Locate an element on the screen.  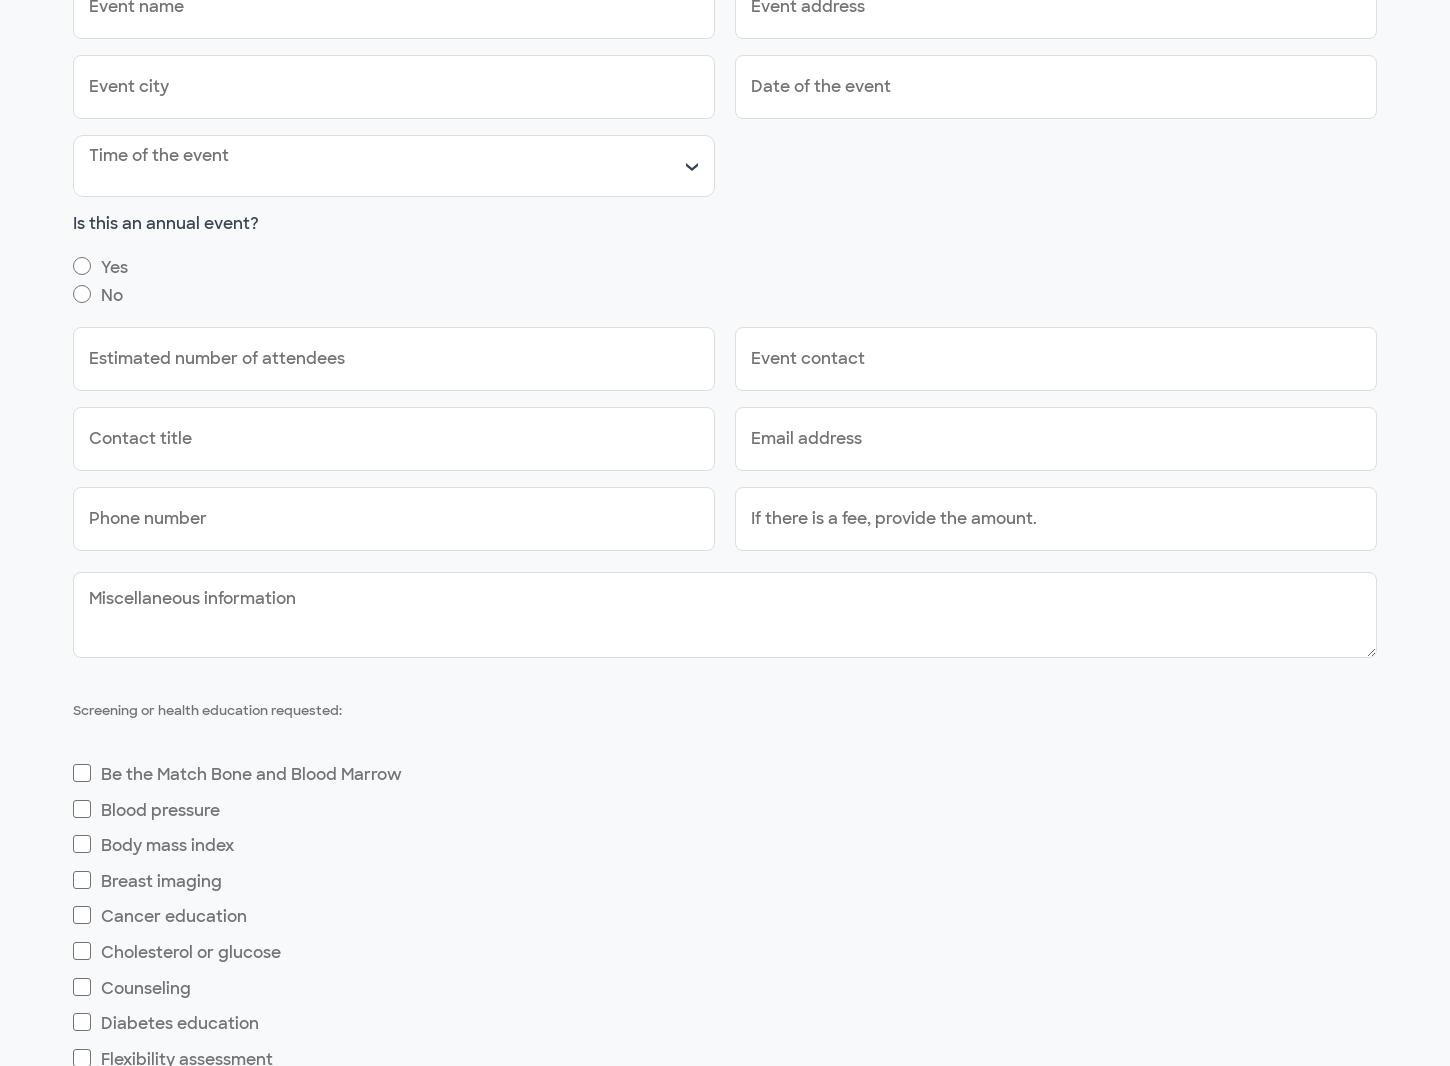
'Estimated number of attendees' is located at coordinates (216, 358).